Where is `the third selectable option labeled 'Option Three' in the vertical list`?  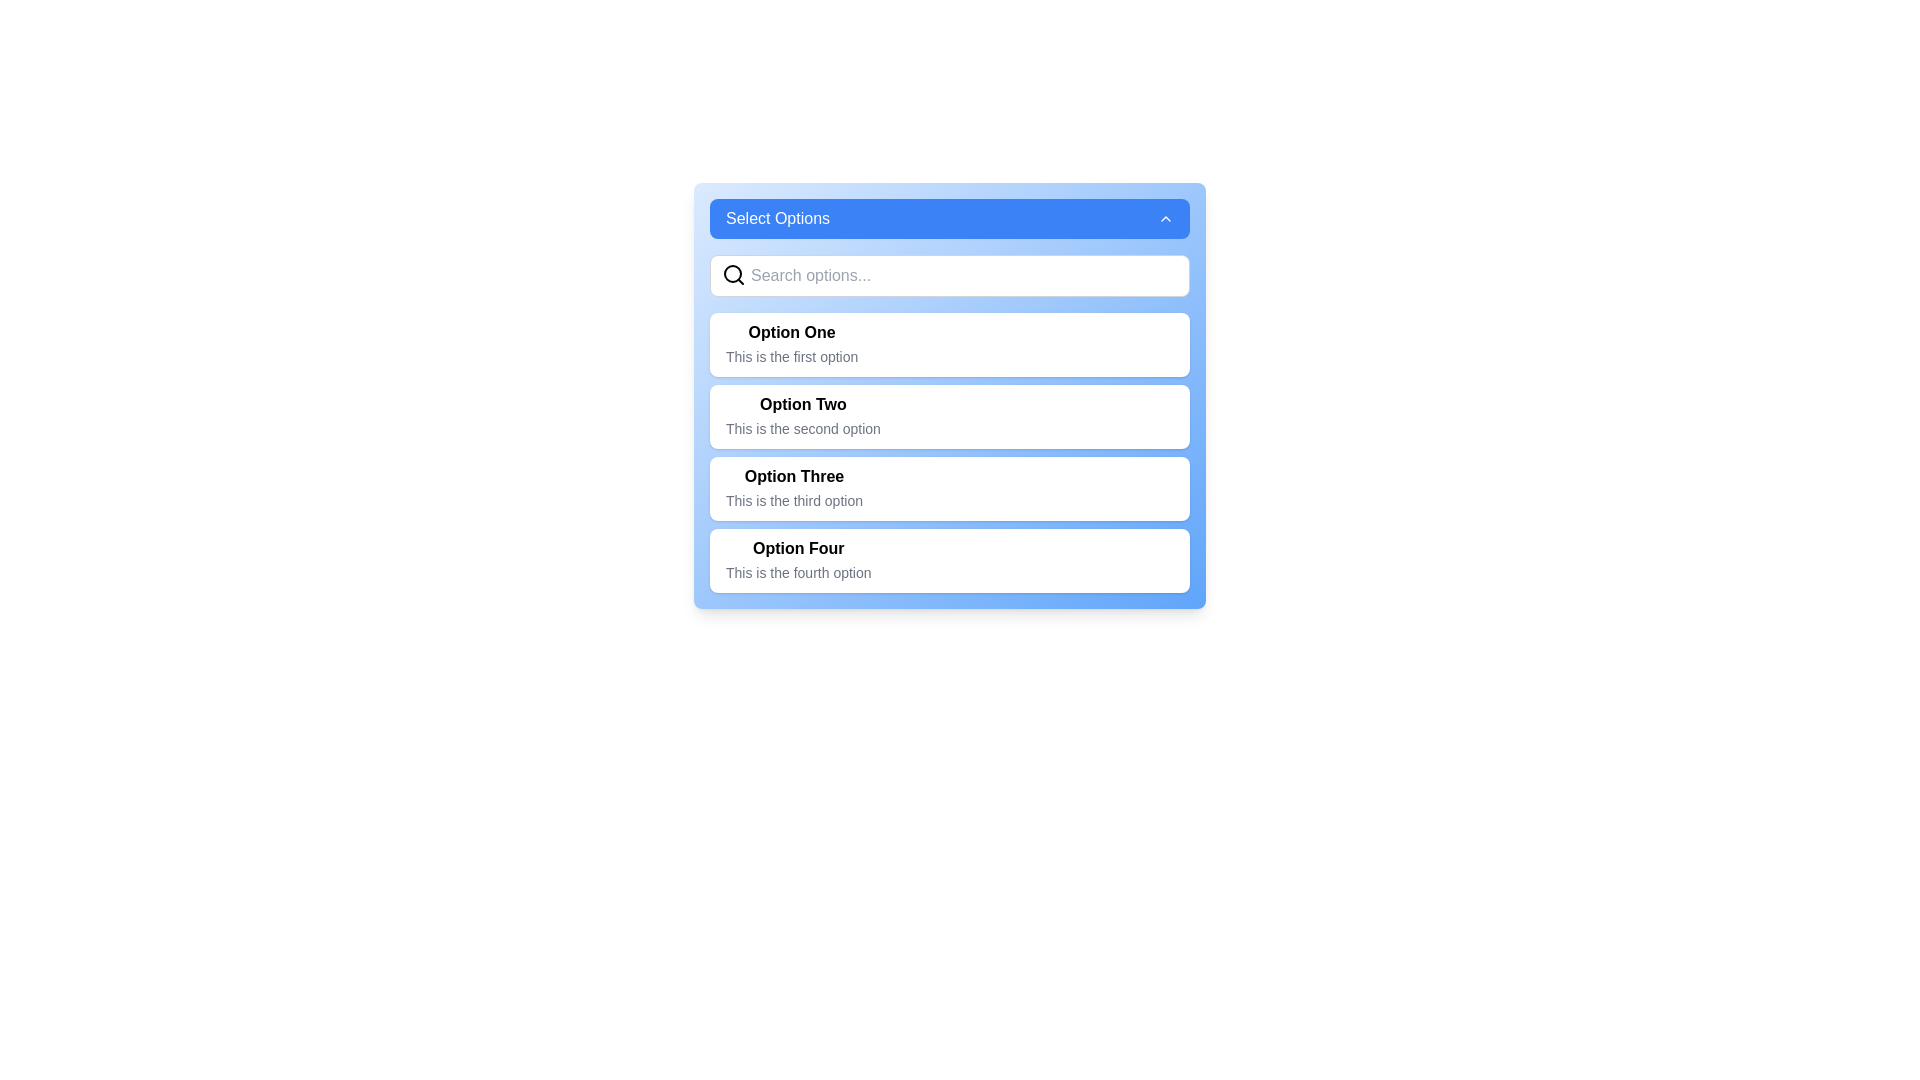
the third selectable option labeled 'Option Three' in the vertical list is located at coordinates (949, 489).